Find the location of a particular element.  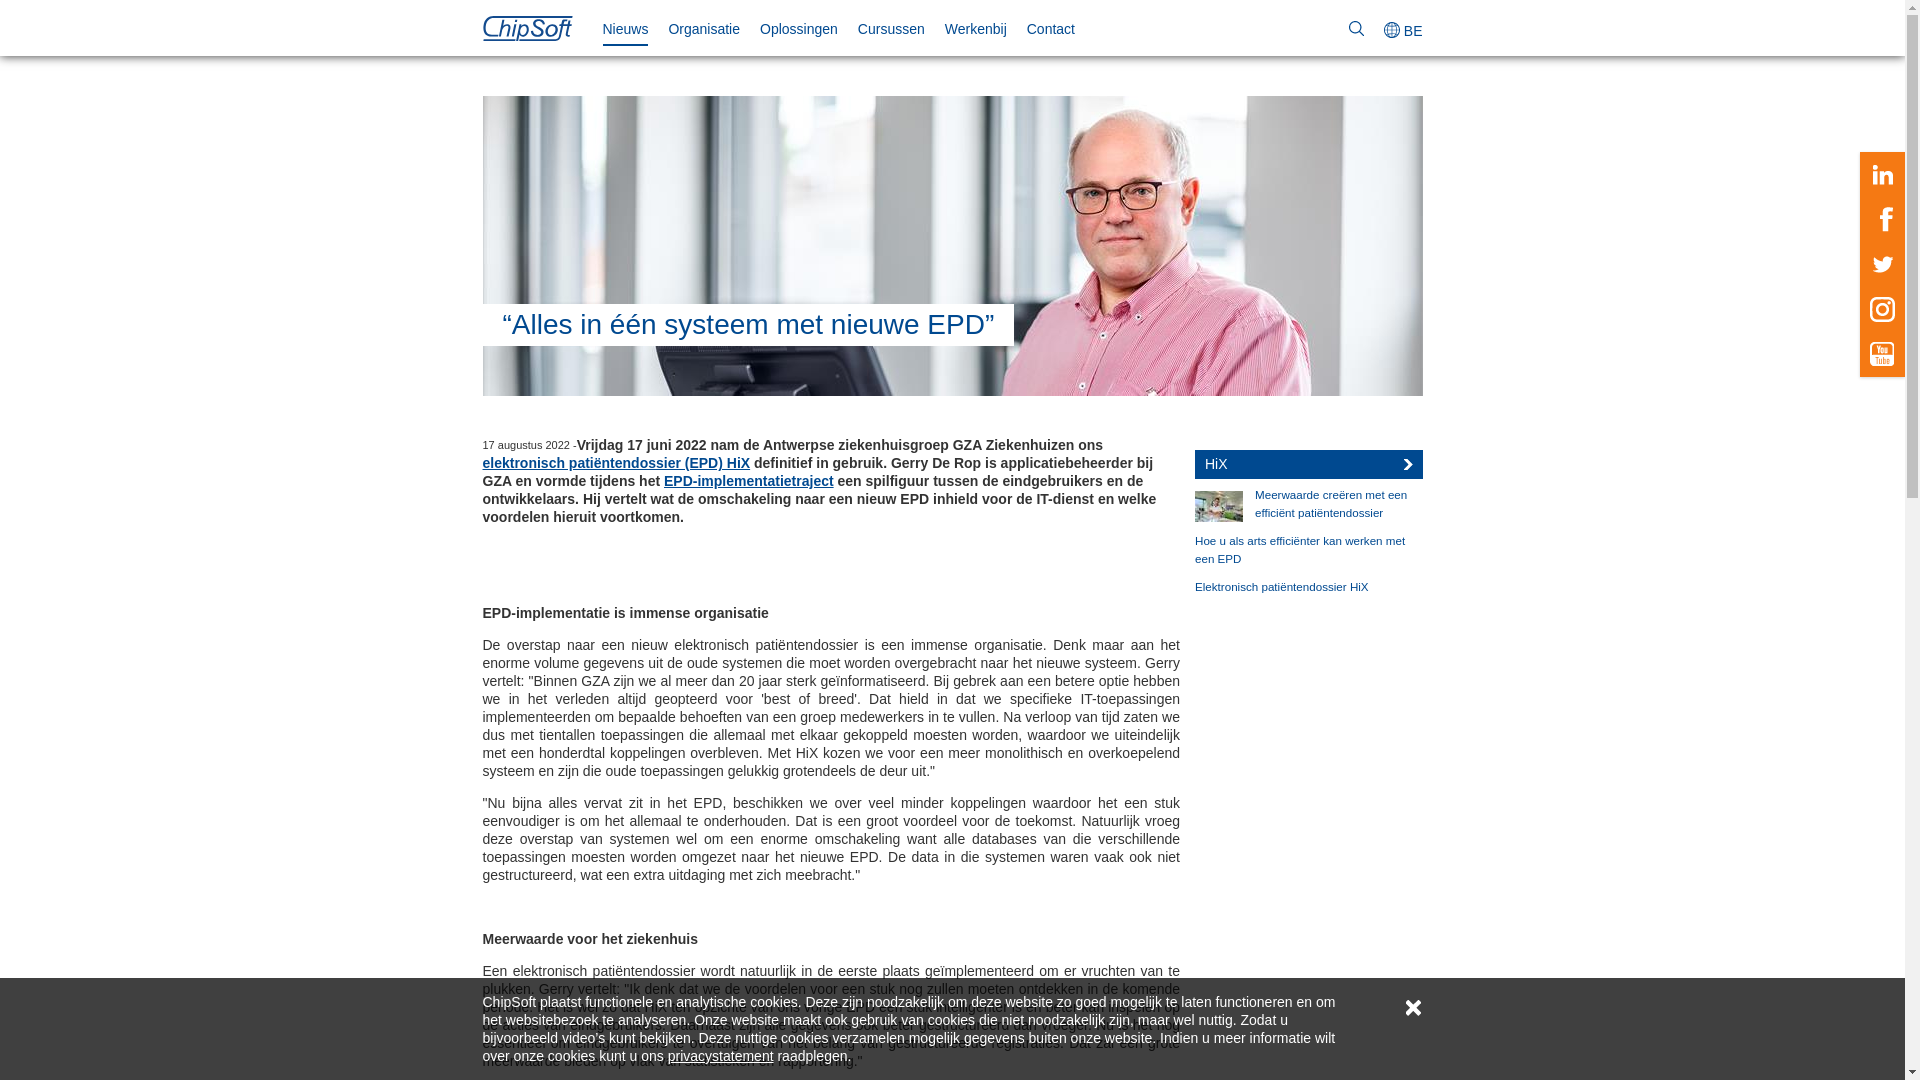

'Oplossingen' is located at coordinates (797, 29).